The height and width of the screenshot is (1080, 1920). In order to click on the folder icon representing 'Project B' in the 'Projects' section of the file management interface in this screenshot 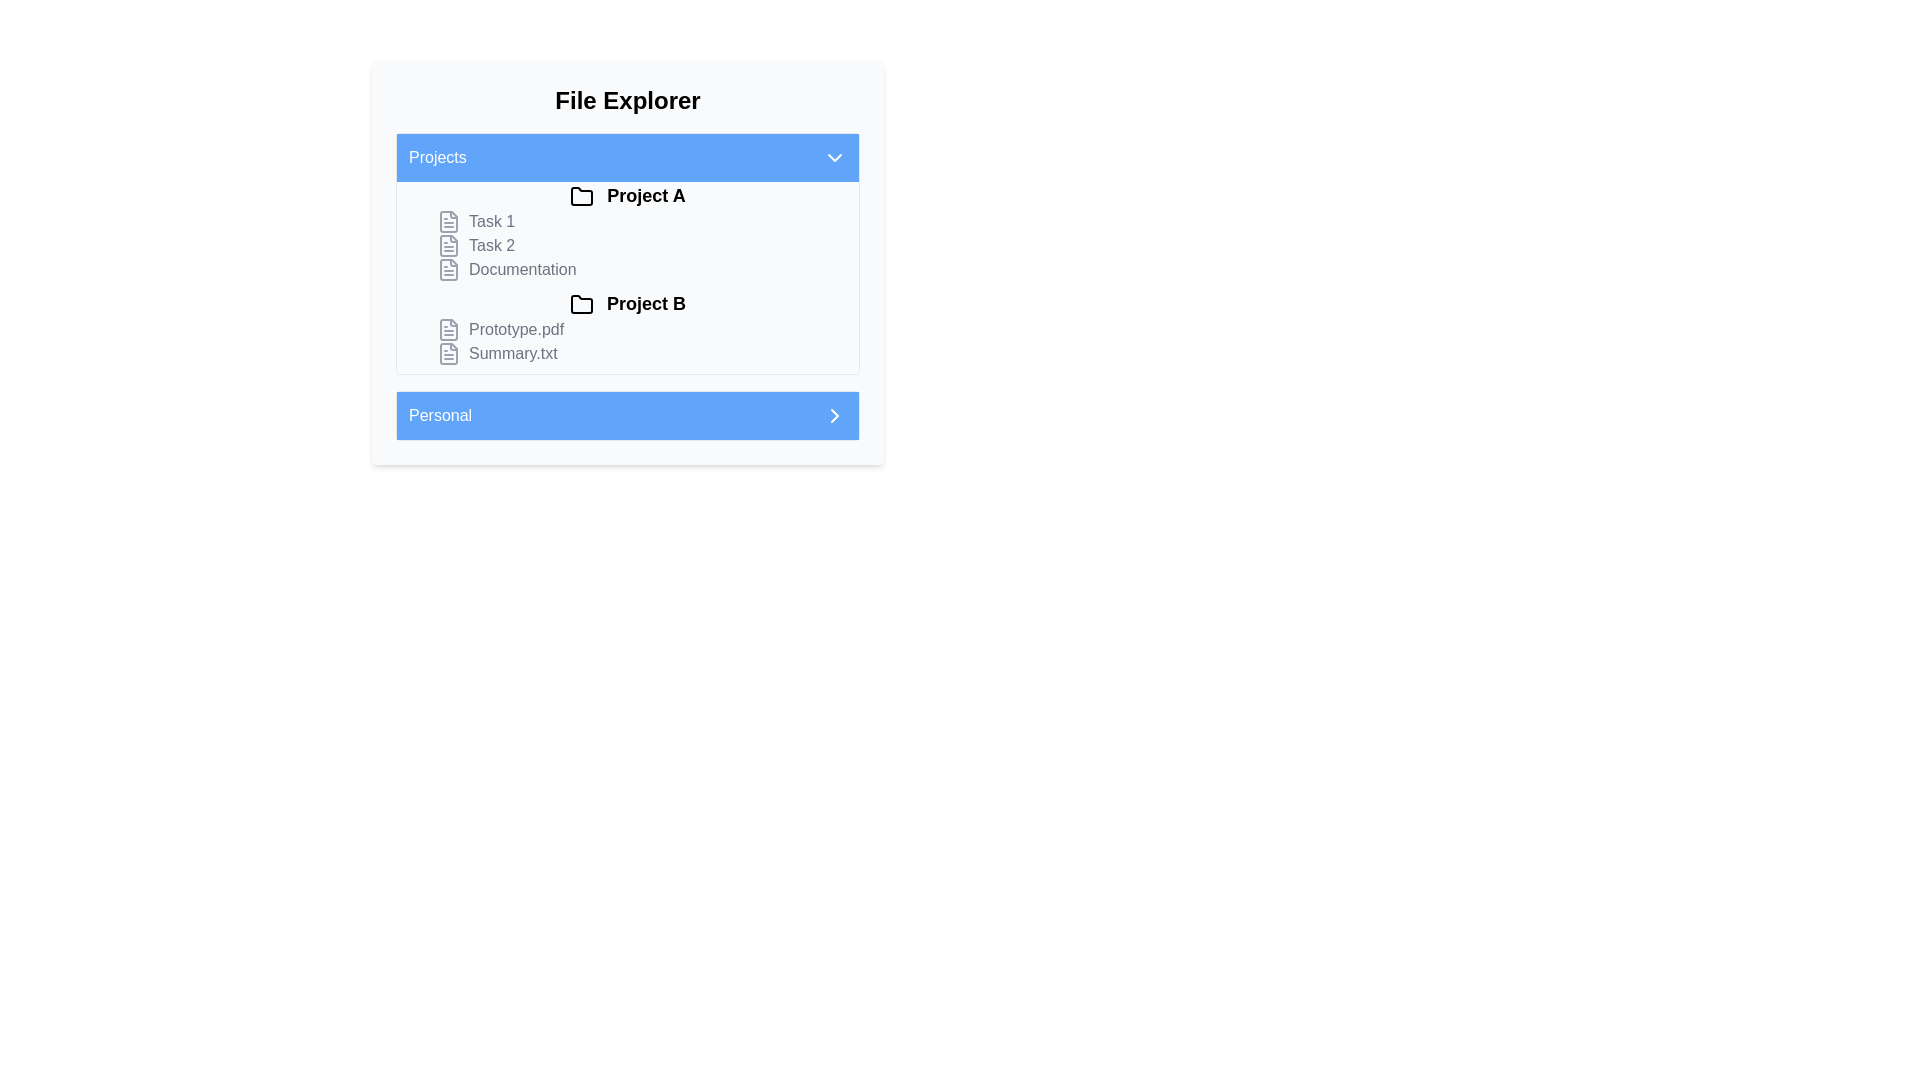, I will do `click(580, 304)`.